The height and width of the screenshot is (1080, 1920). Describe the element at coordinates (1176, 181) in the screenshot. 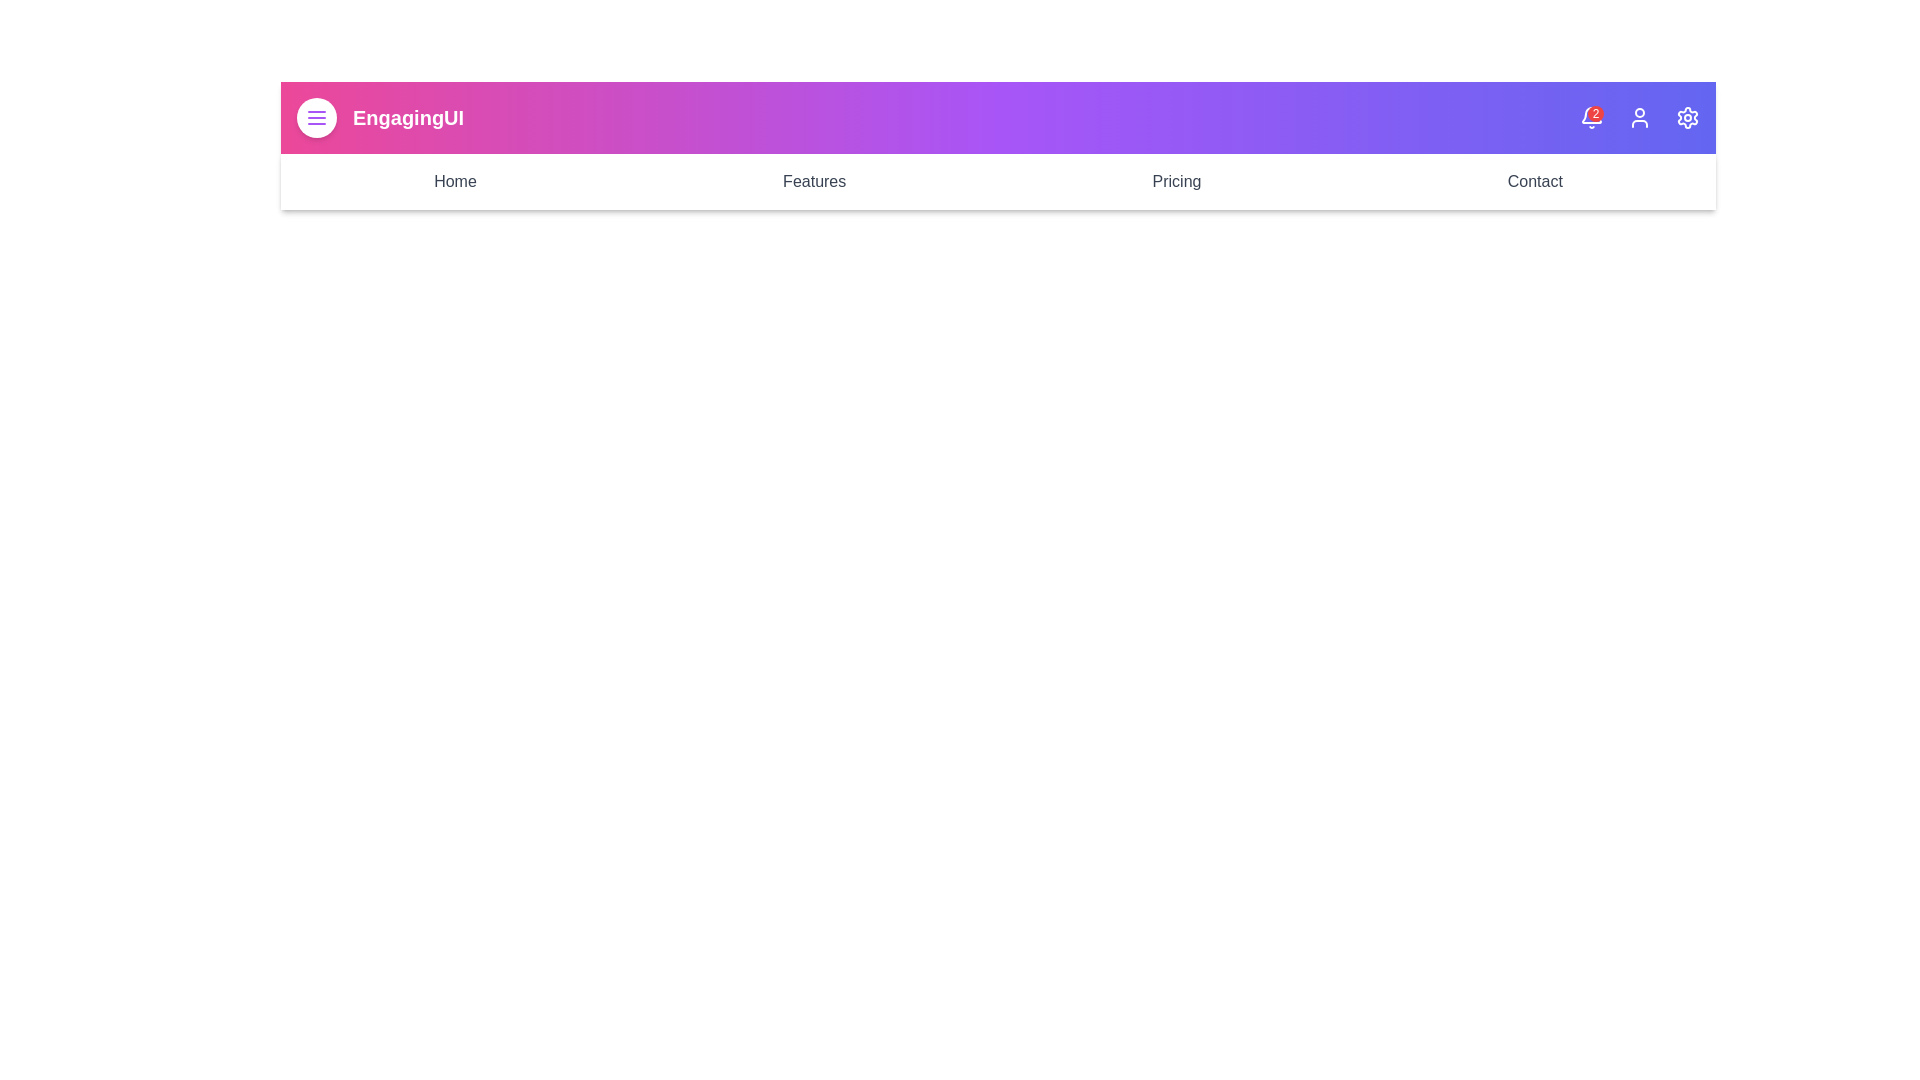

I see `the Pricing navigation link` at that location.